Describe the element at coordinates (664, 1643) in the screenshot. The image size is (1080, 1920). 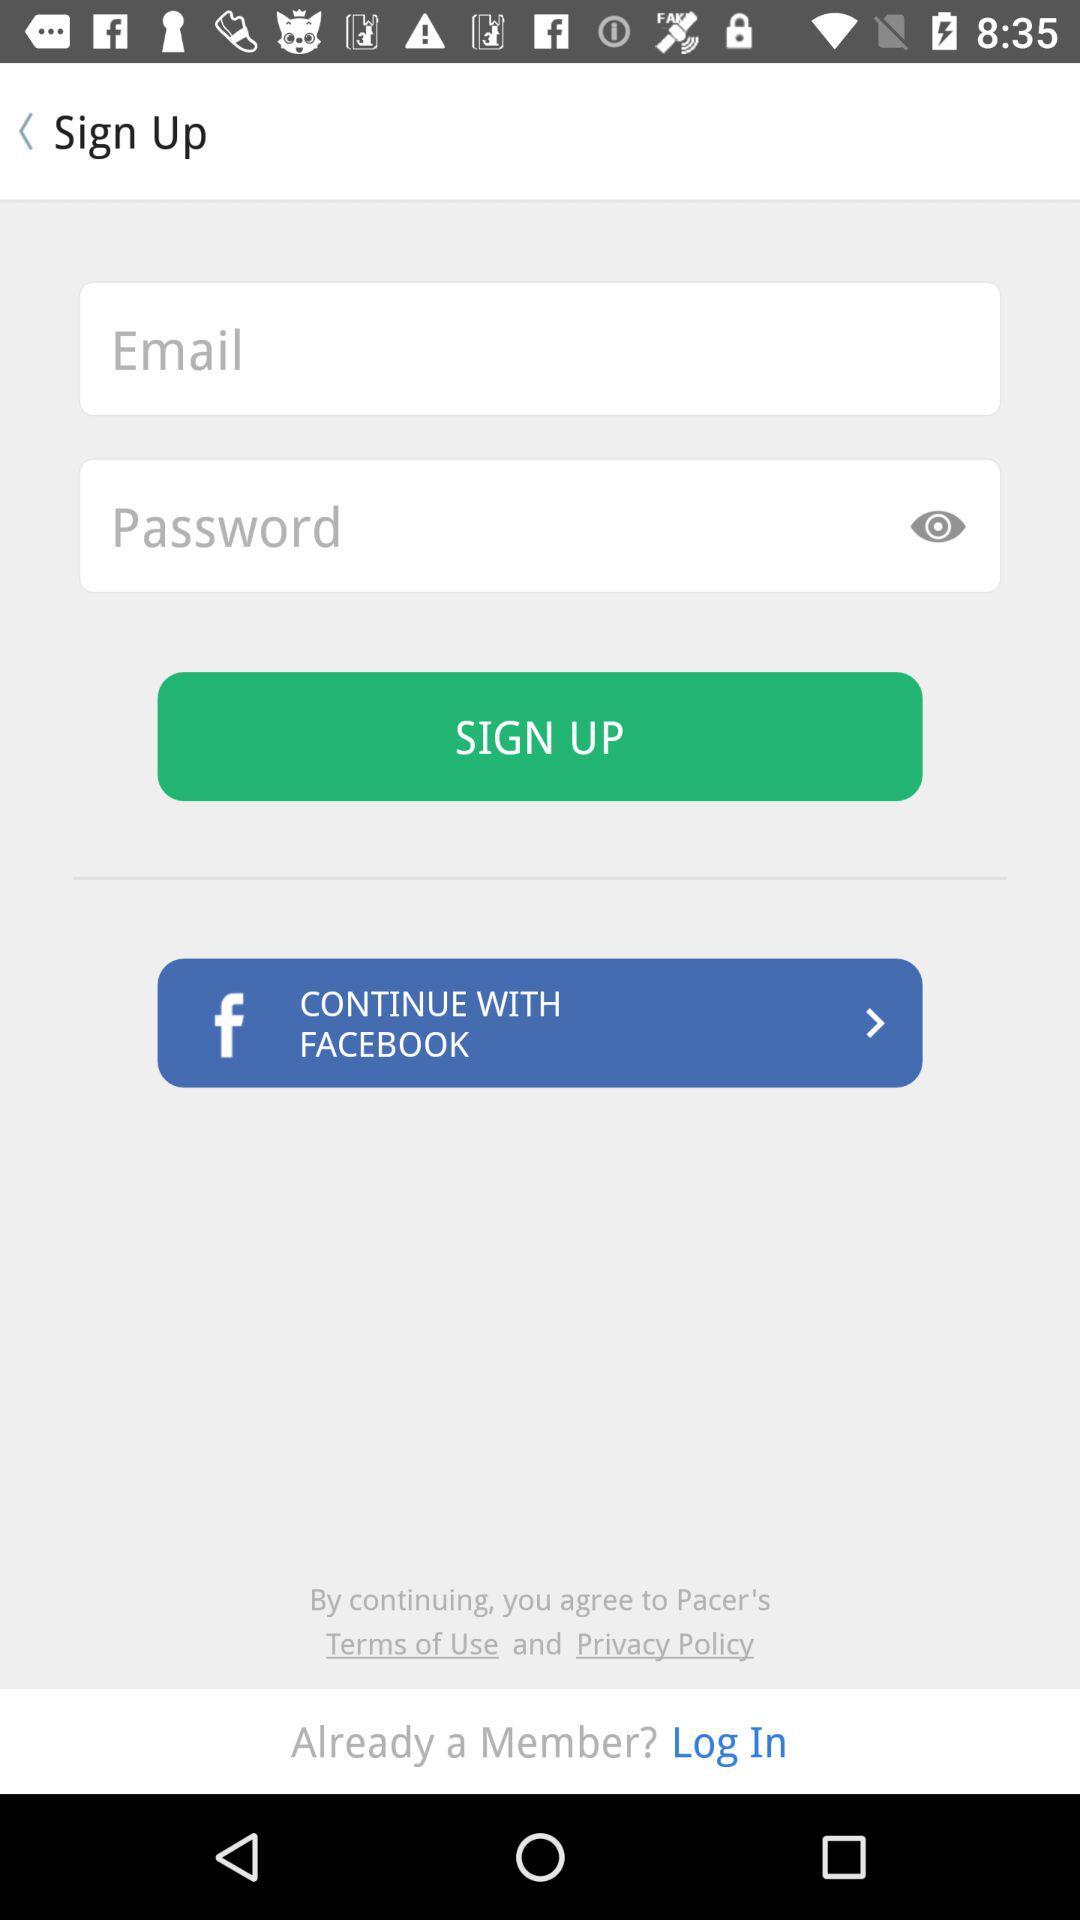
I see `the privacy policy item` at that location.